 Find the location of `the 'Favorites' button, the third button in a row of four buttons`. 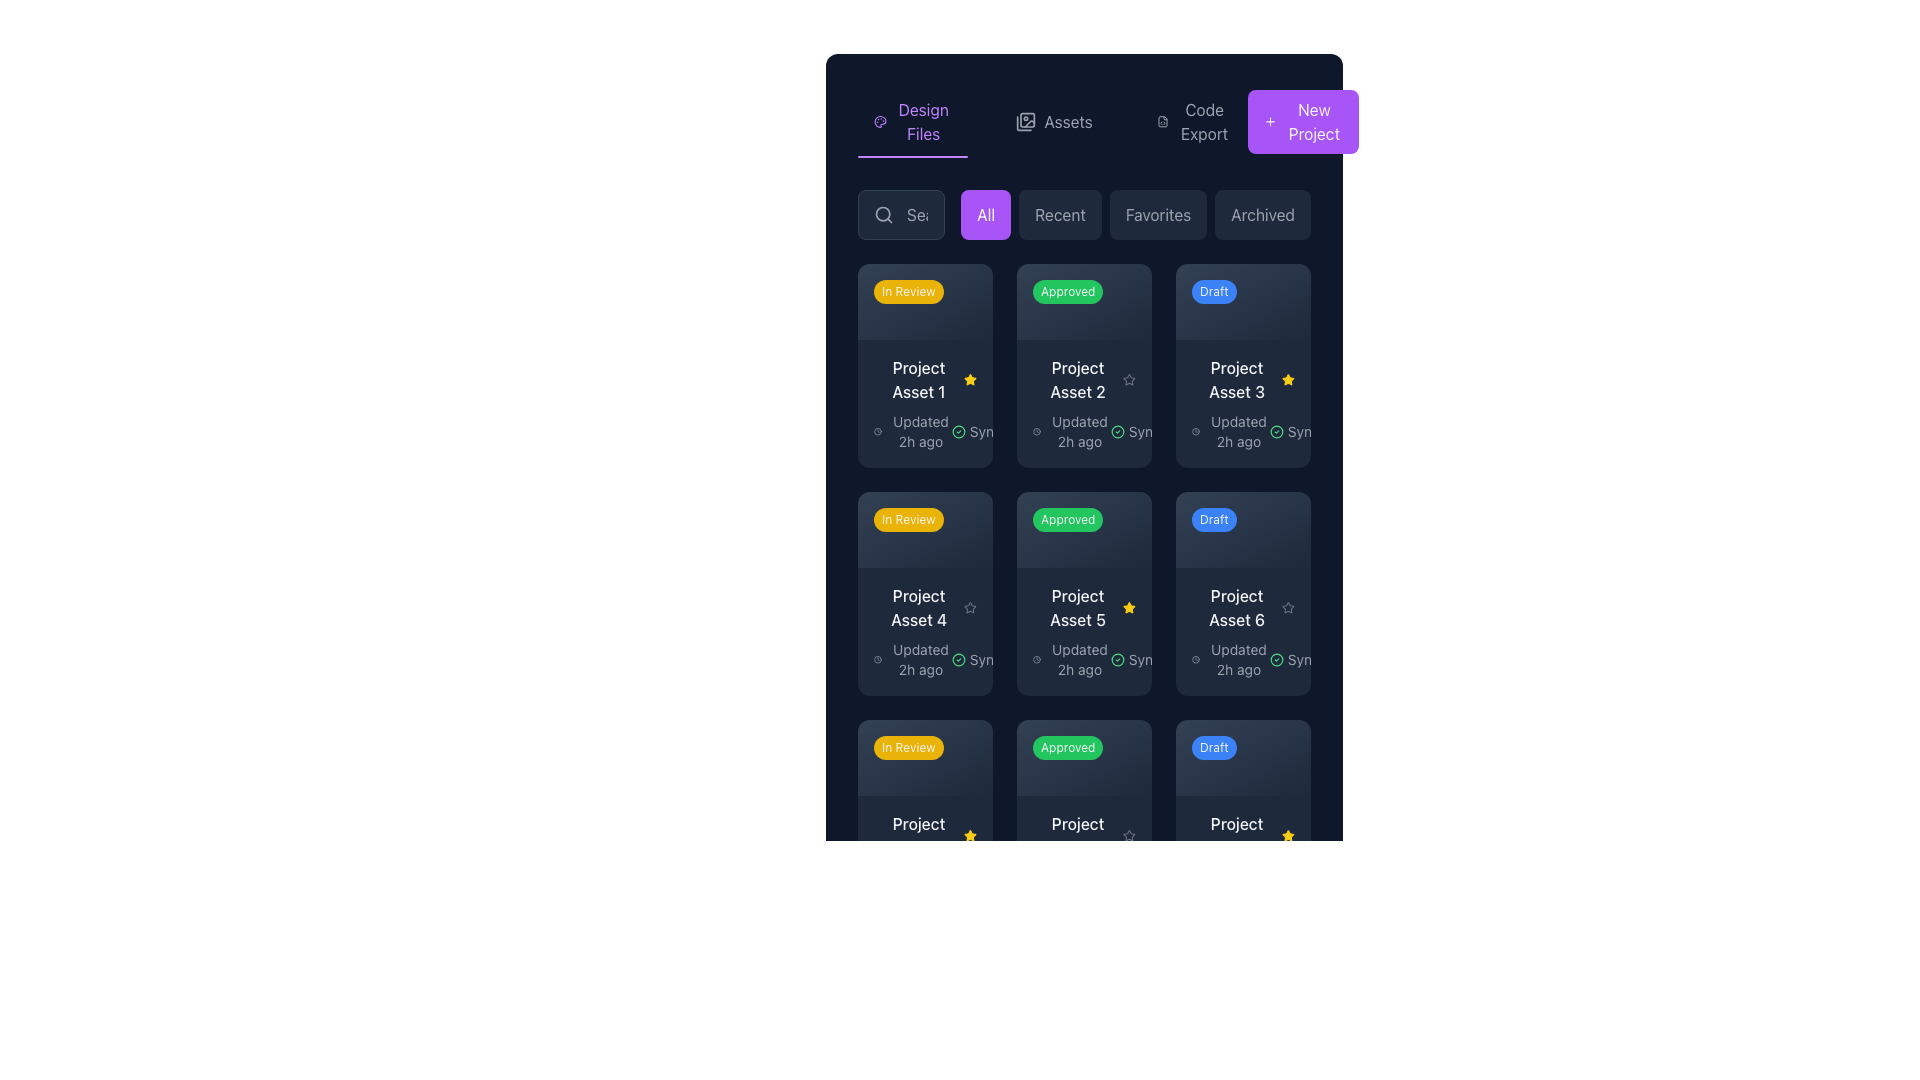

the 'Favorites' button, the third button in a row of four buttons is located at coordinates (1158, 215).